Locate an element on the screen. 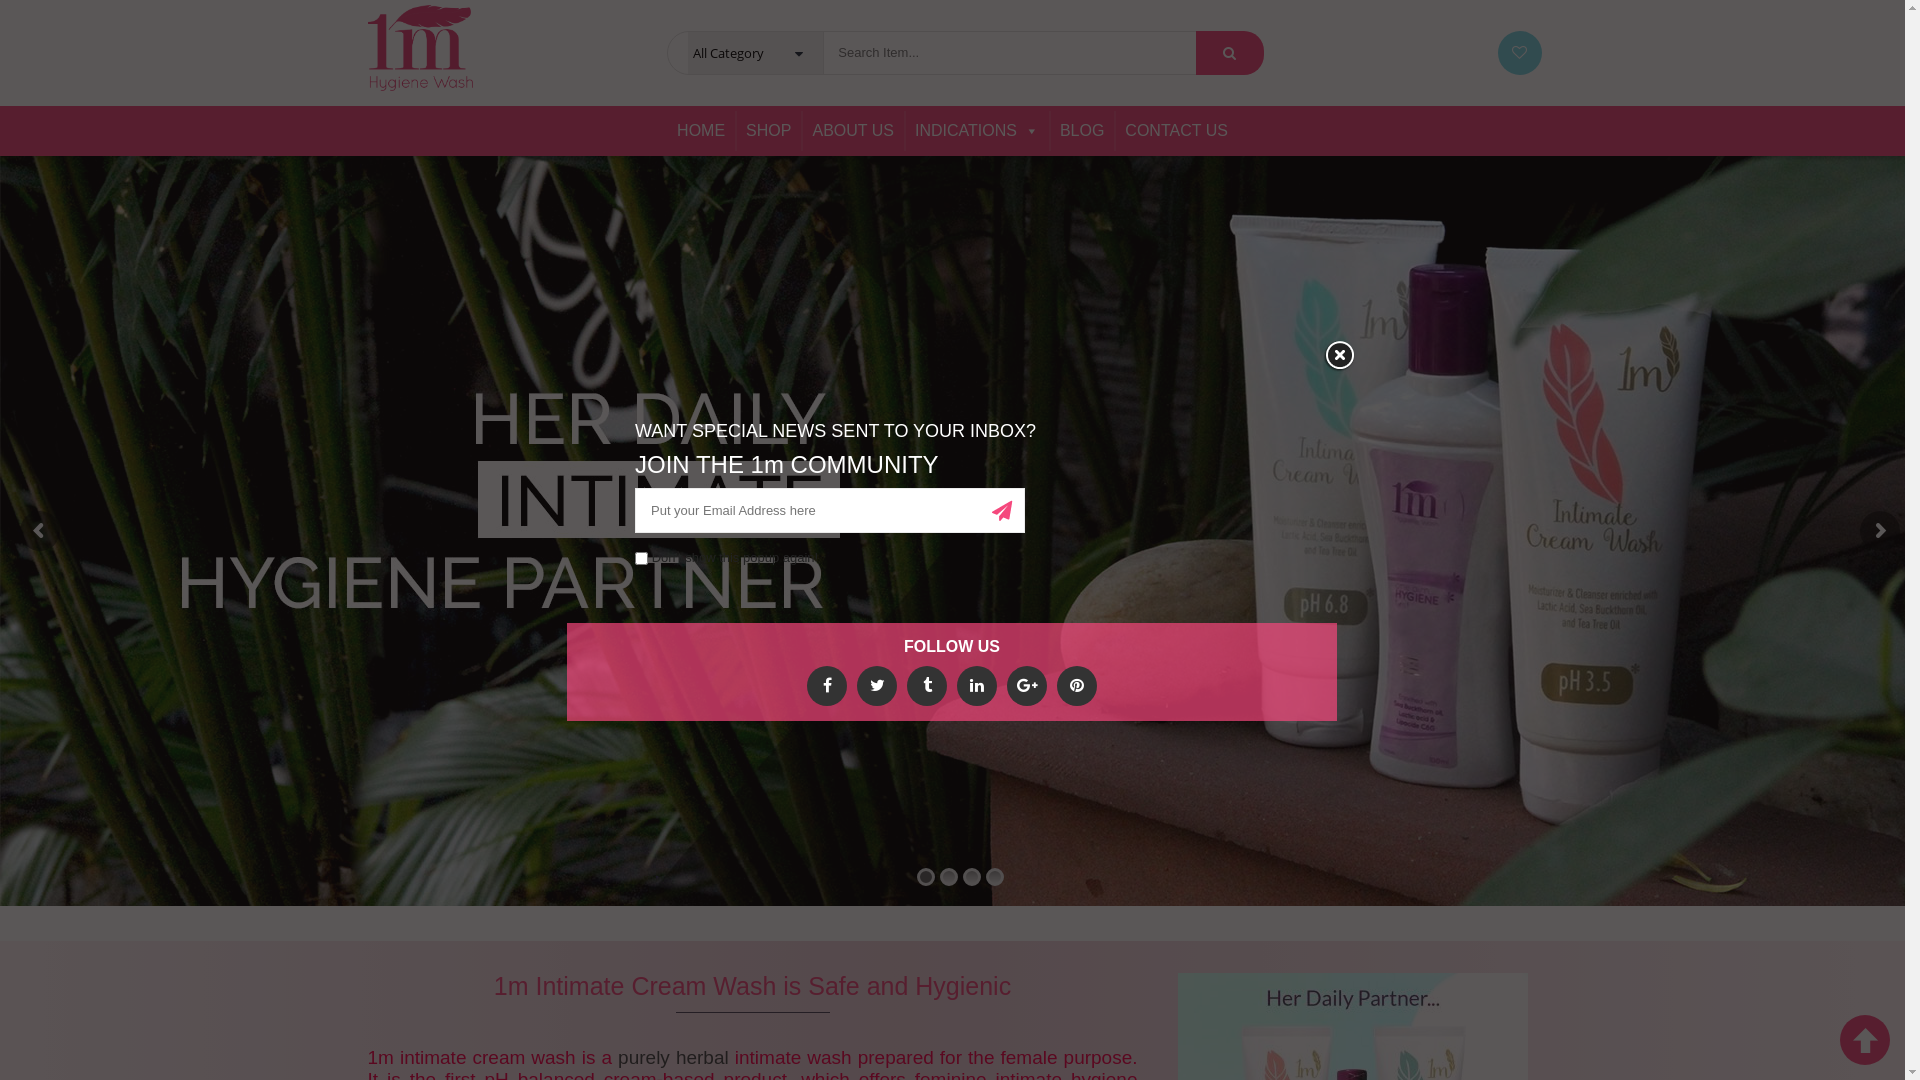  'Tumblr' is located at coordinates (925, 685).